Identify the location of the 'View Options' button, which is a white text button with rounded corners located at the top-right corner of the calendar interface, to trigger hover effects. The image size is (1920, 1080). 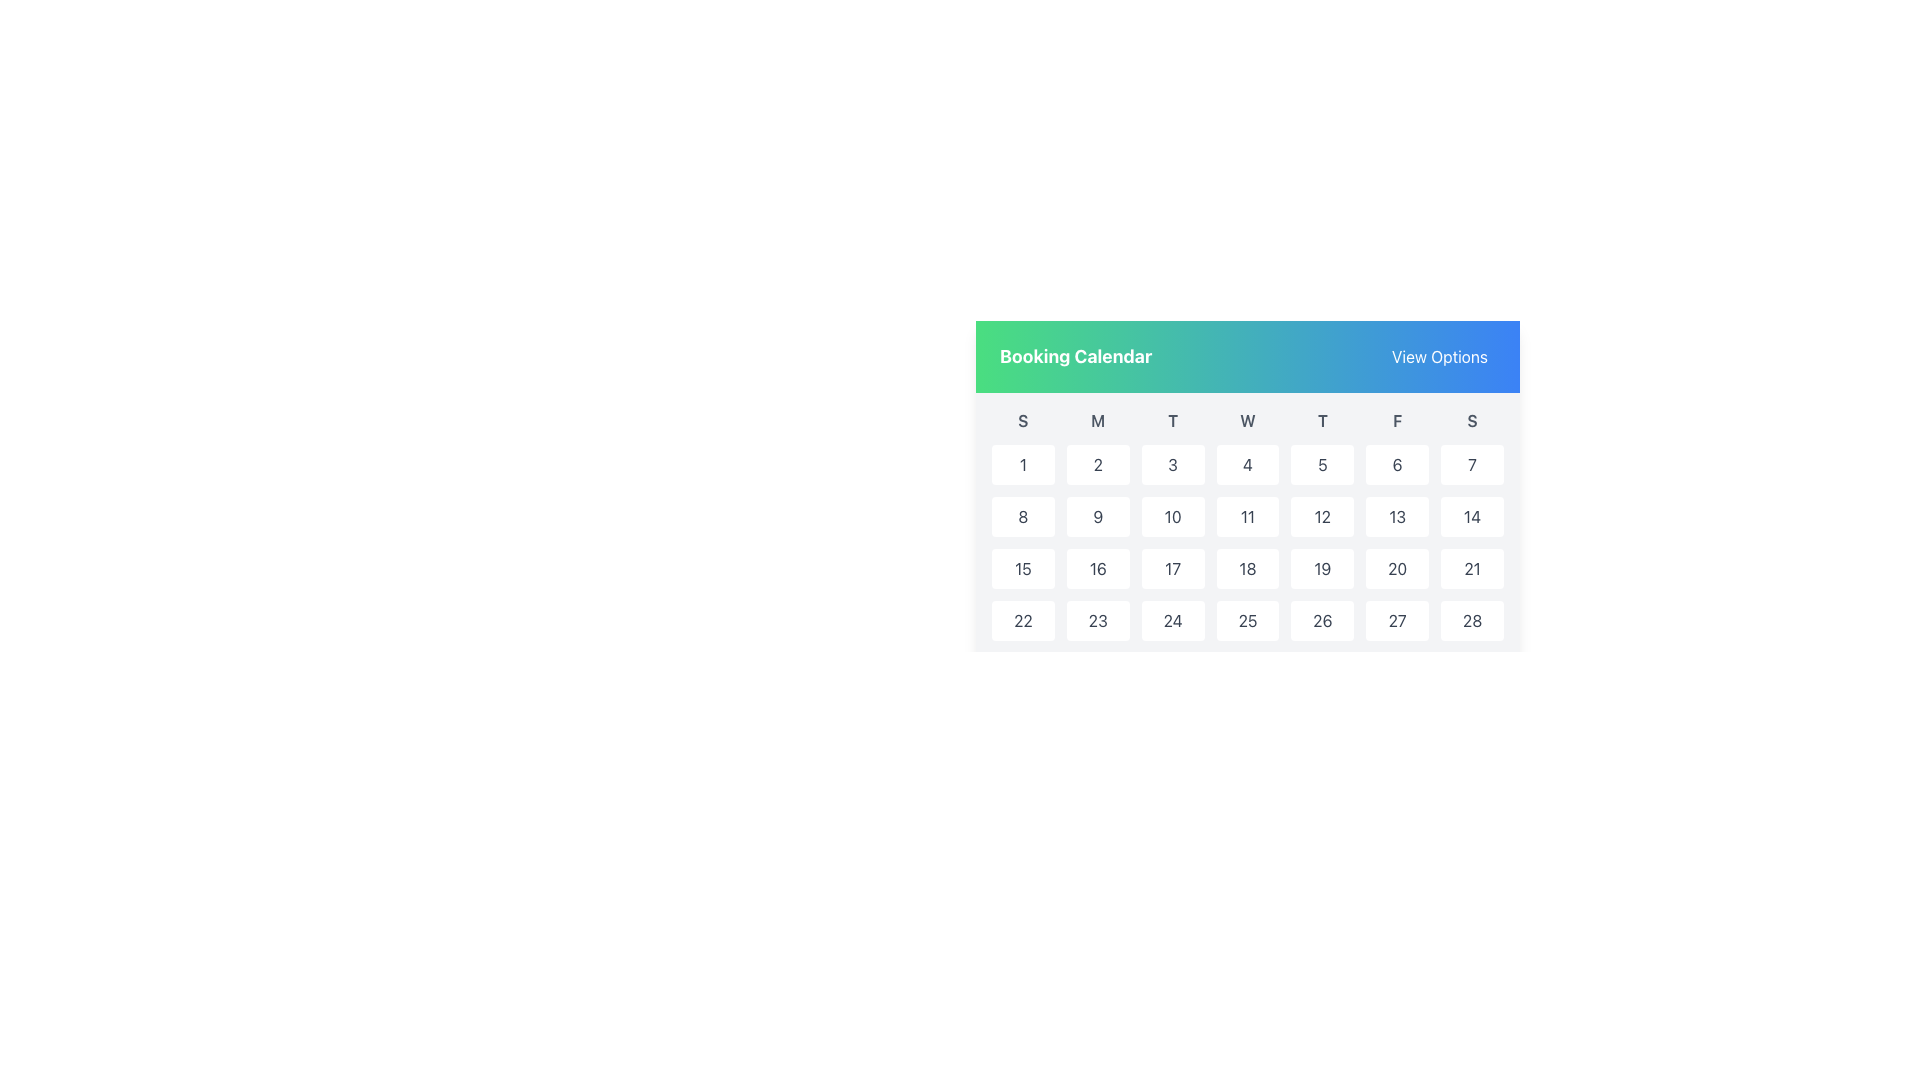
(1440, 356).